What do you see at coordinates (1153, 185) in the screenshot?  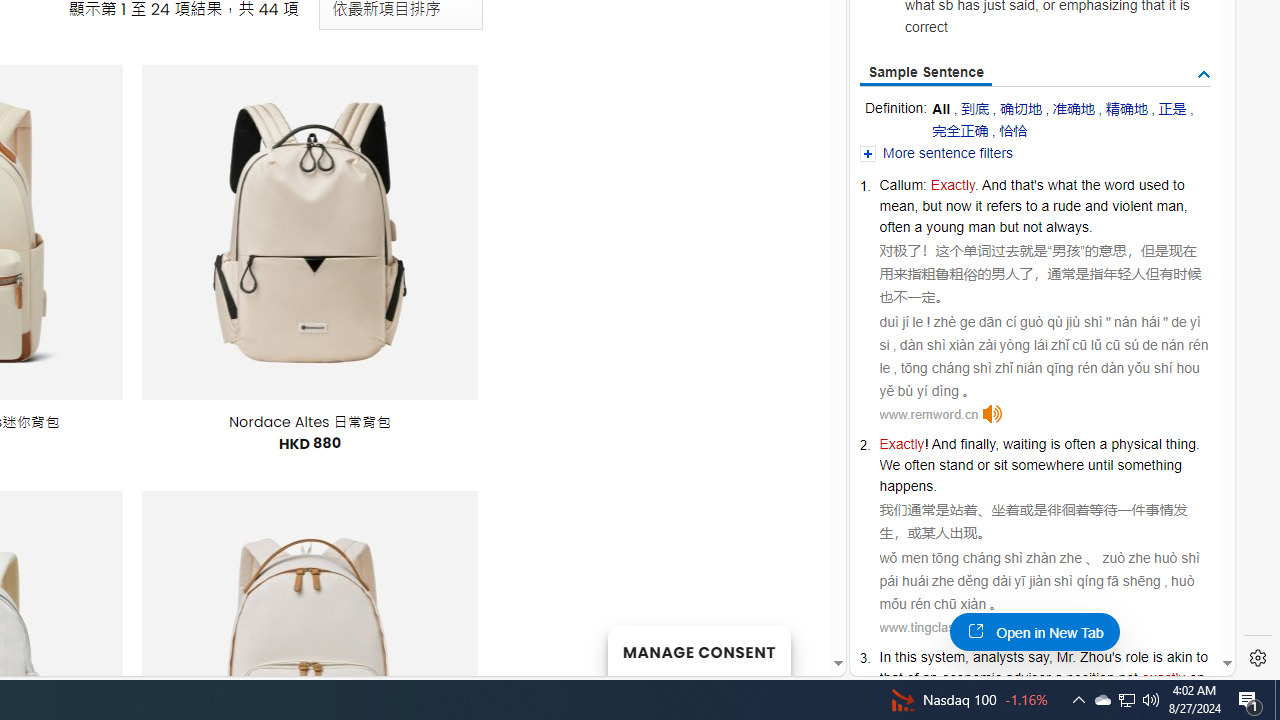 I see `'used'` at bounding box center [1153, 185].